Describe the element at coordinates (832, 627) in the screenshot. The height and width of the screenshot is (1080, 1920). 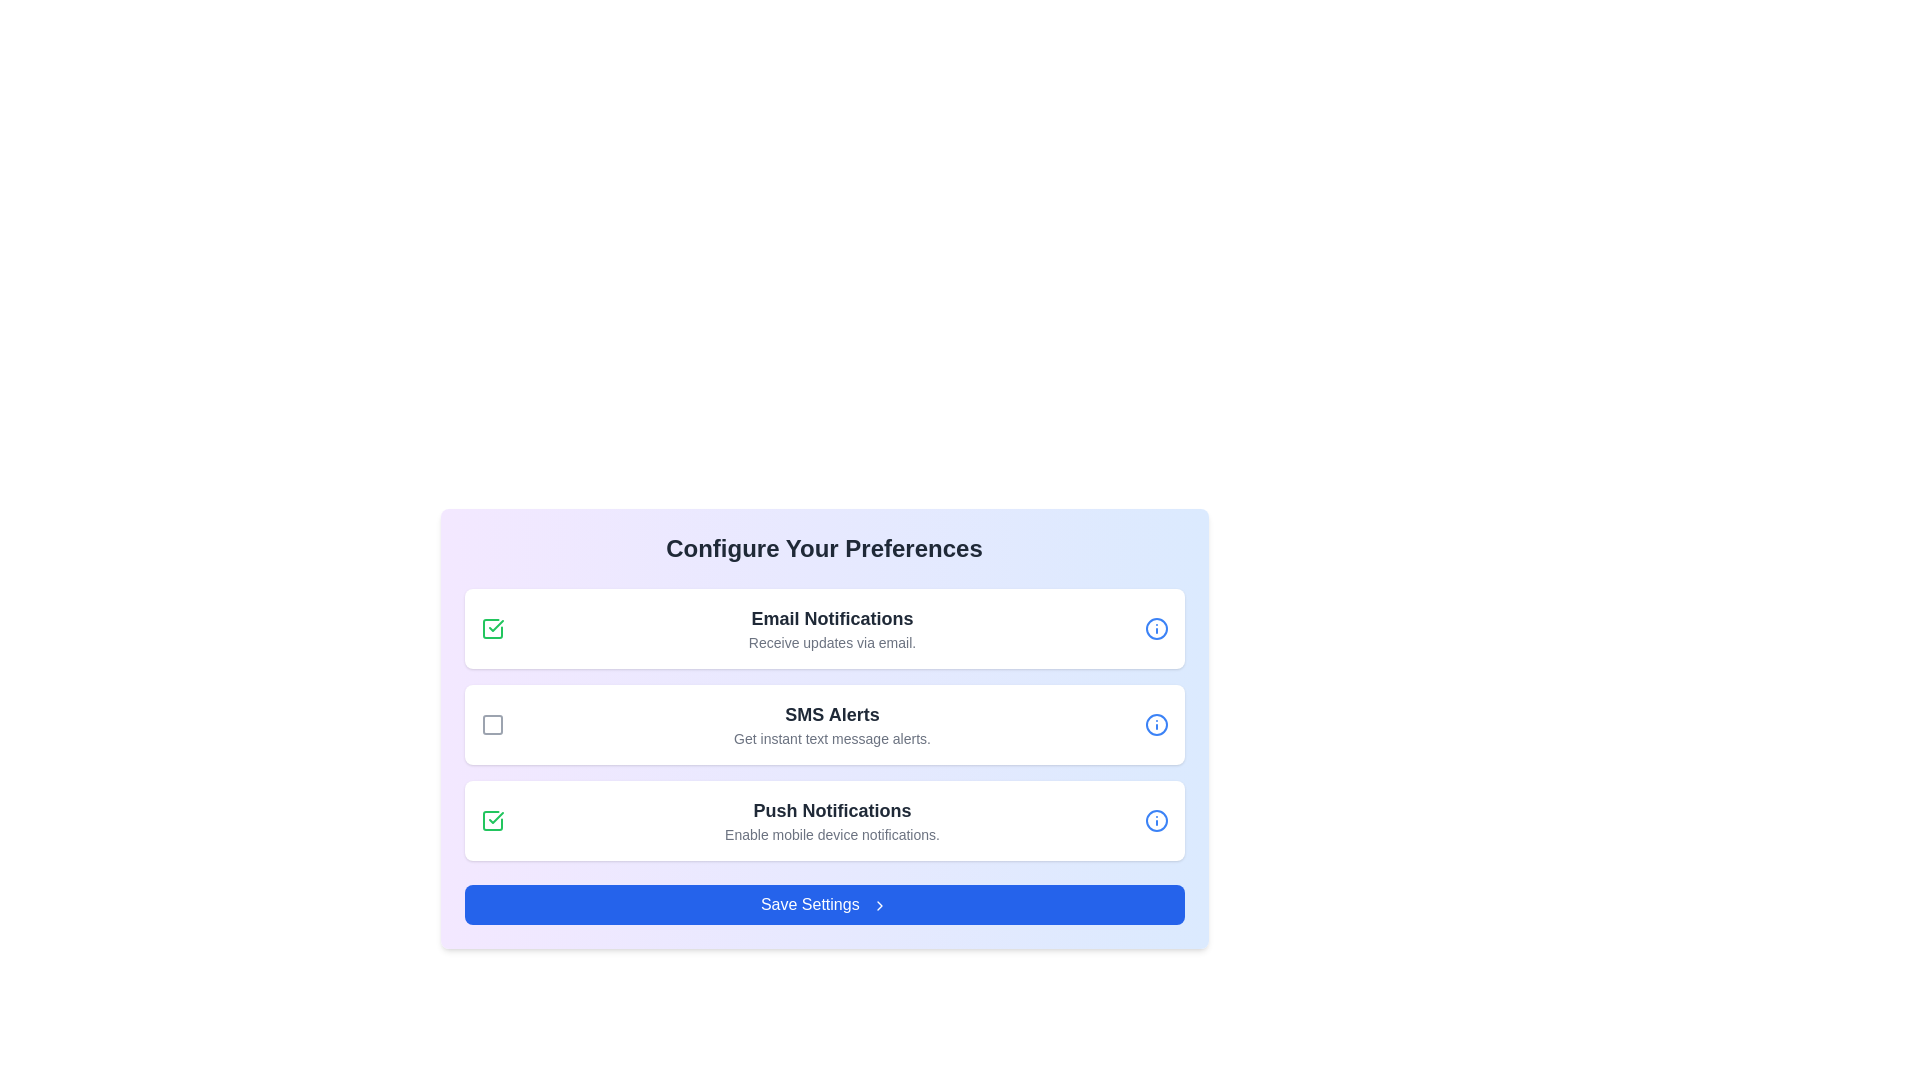
I see `the Text block that provides descriptive information about the 'Email Notifications' setting, which is located in the first row of settings options, right-aligned to a checkbox on the left and preceding an information icon on the right` at that location.